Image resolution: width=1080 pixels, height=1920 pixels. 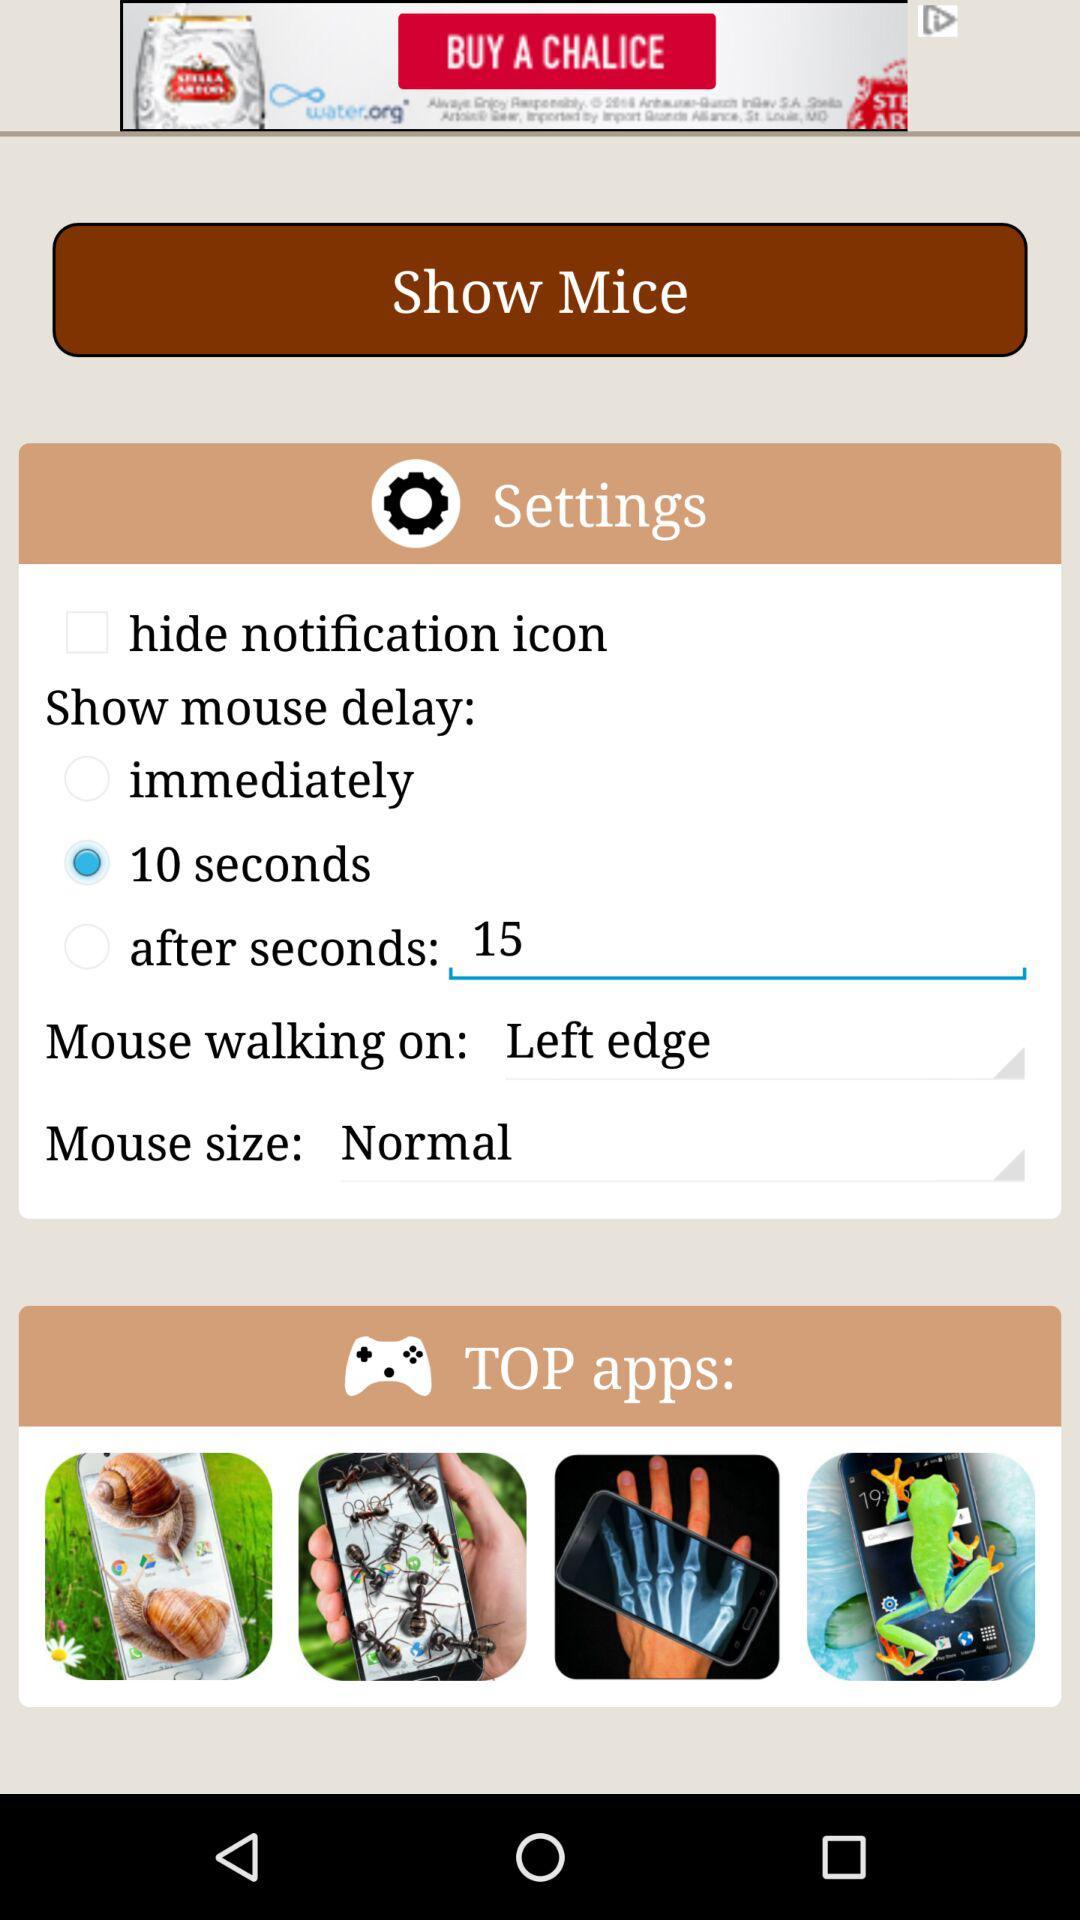 I want to click on the drop down beside mouse size, so click(x=681, y=1142).